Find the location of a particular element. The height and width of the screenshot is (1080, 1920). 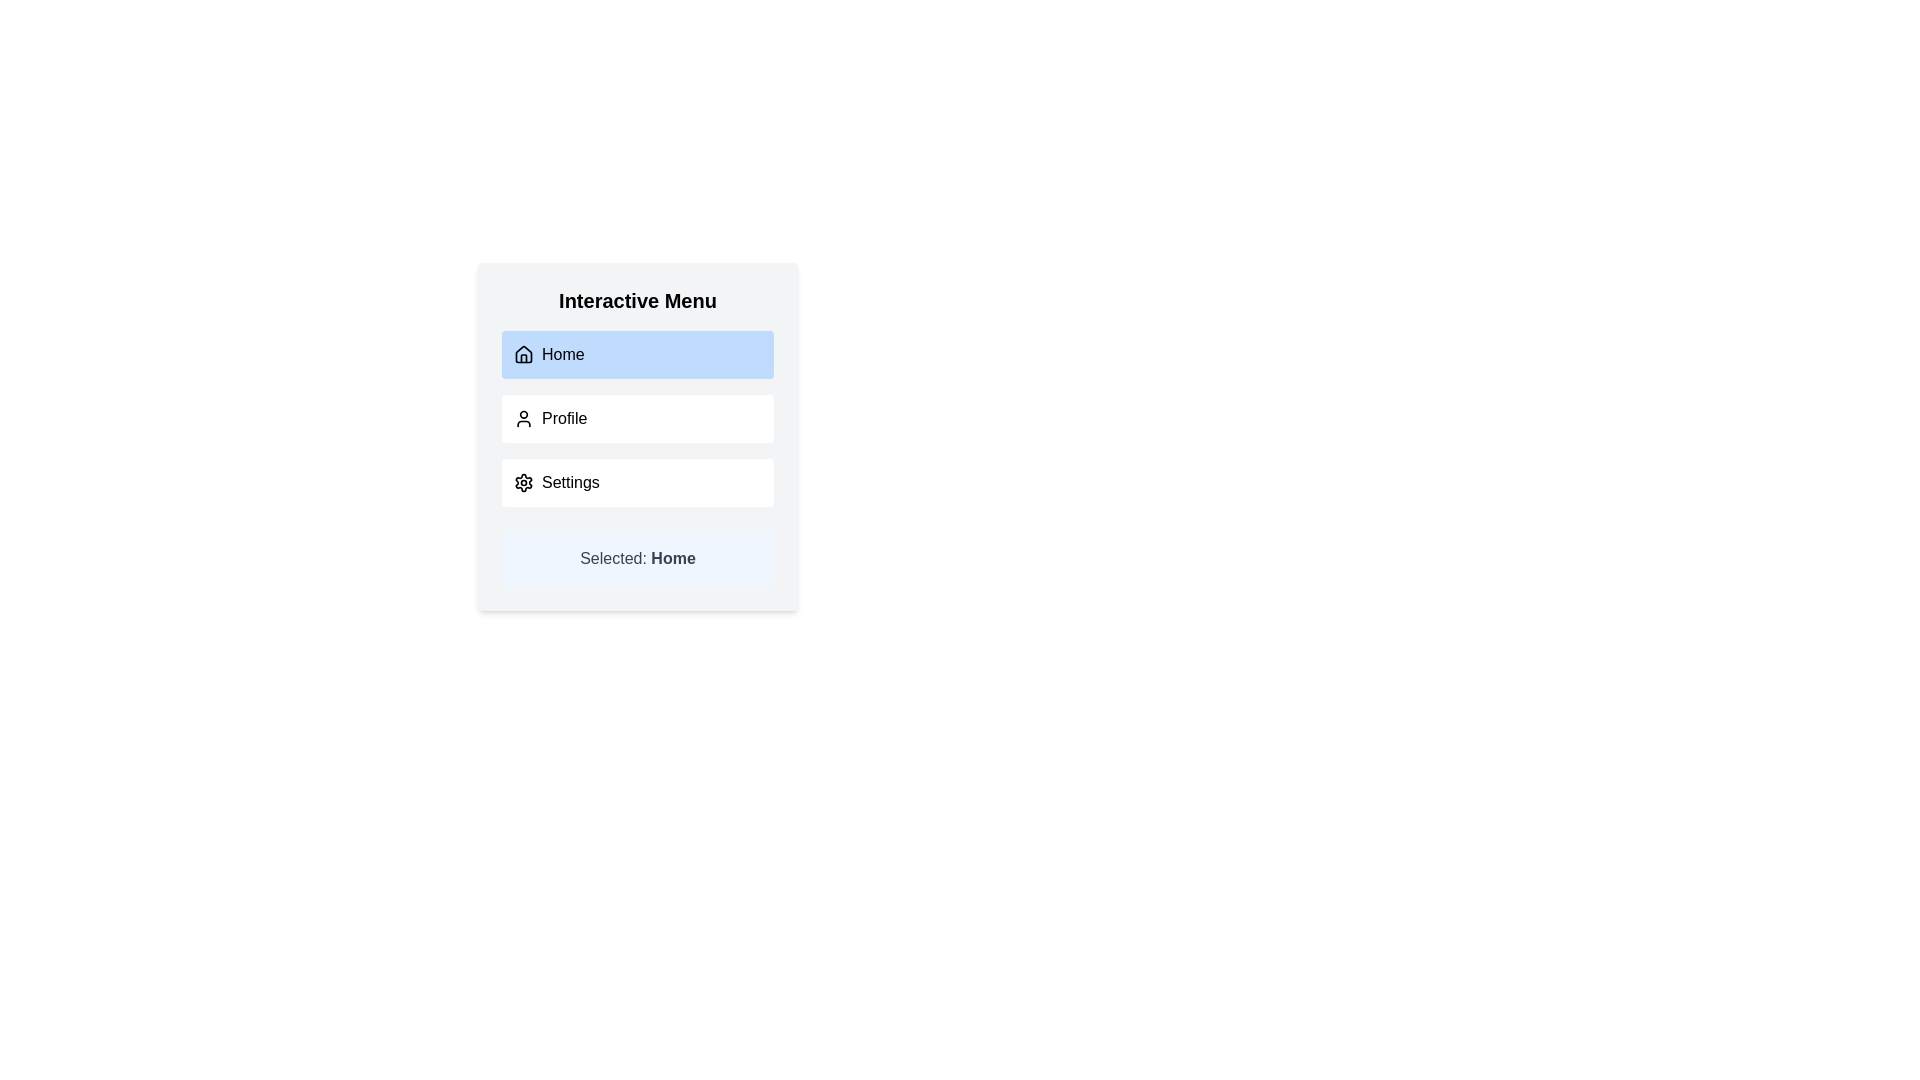

the 'Profile' text label in the interactive menu is located at coordinates (563, 418).